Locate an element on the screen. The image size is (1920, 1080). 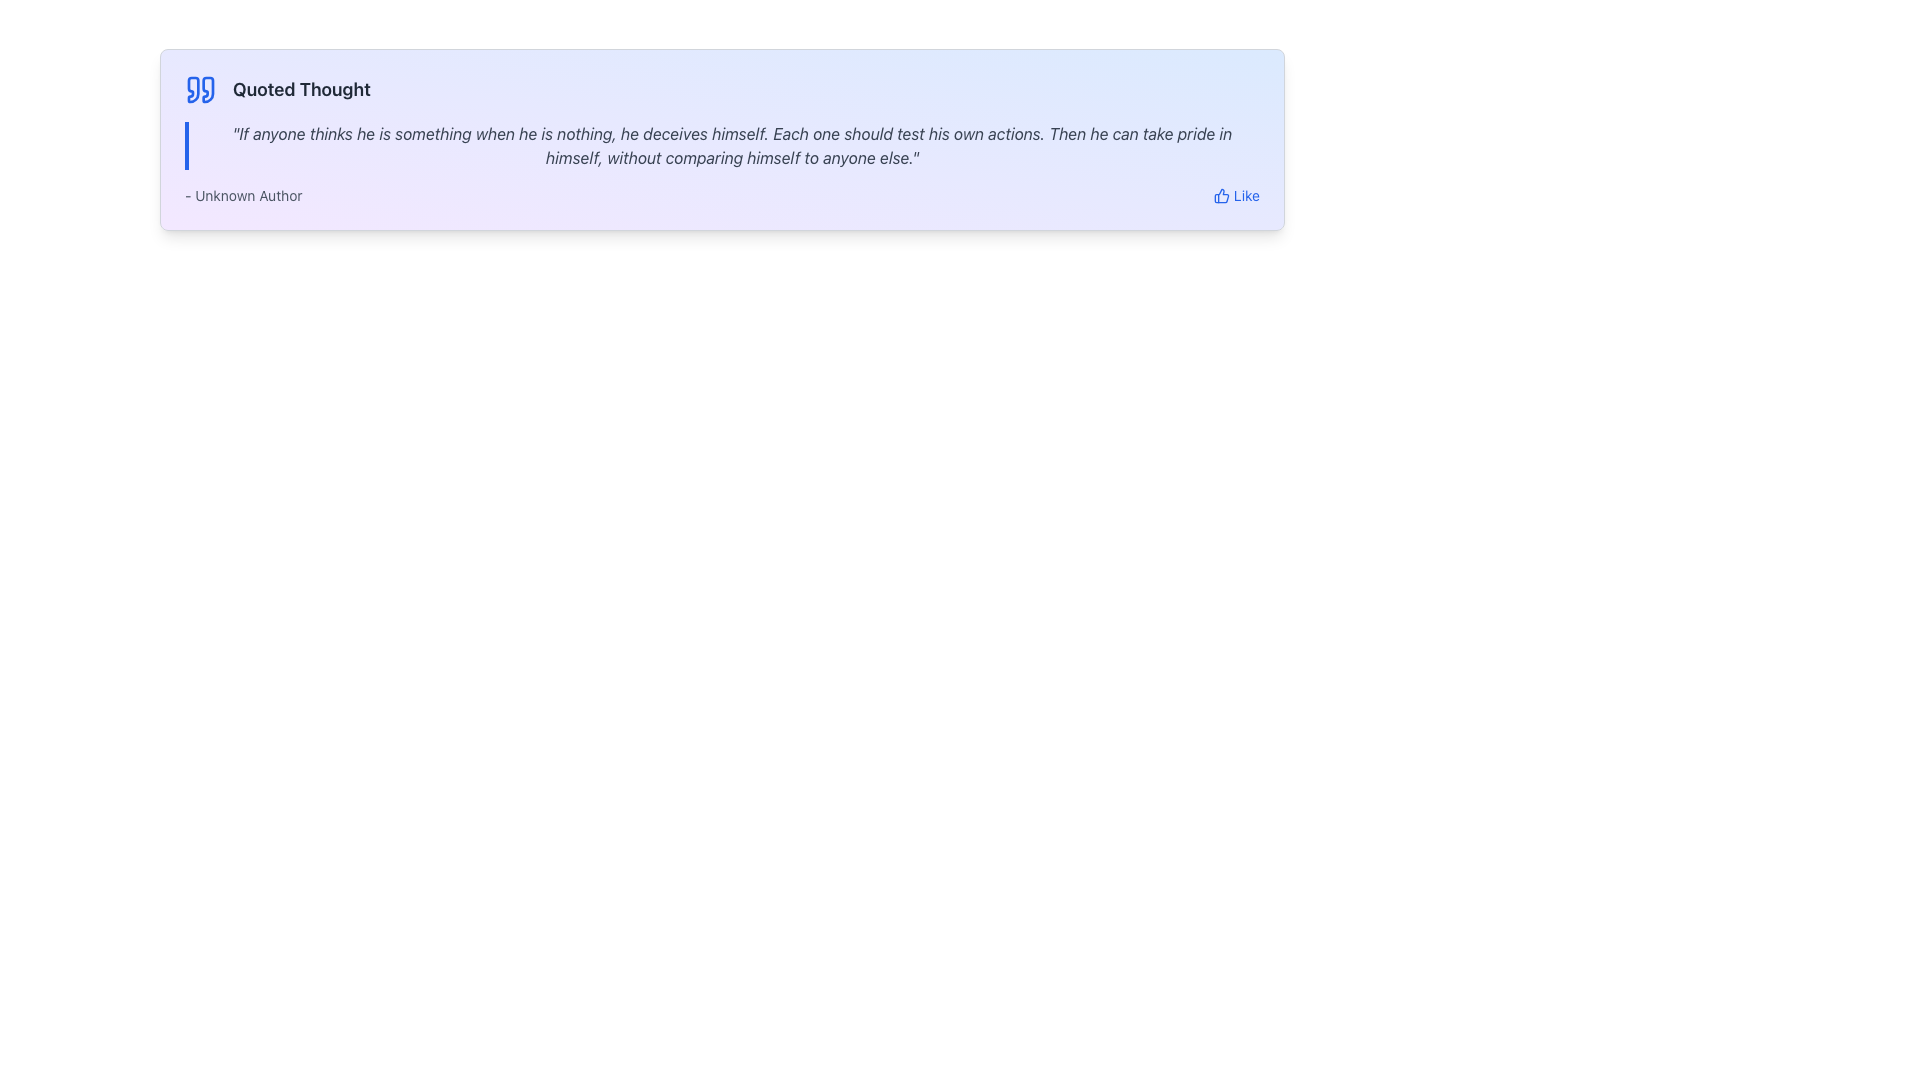
text content of the title label for the quotation block, which is located on the top row to the right of a blue quotation mark icon is located at coordinates (300, 88).